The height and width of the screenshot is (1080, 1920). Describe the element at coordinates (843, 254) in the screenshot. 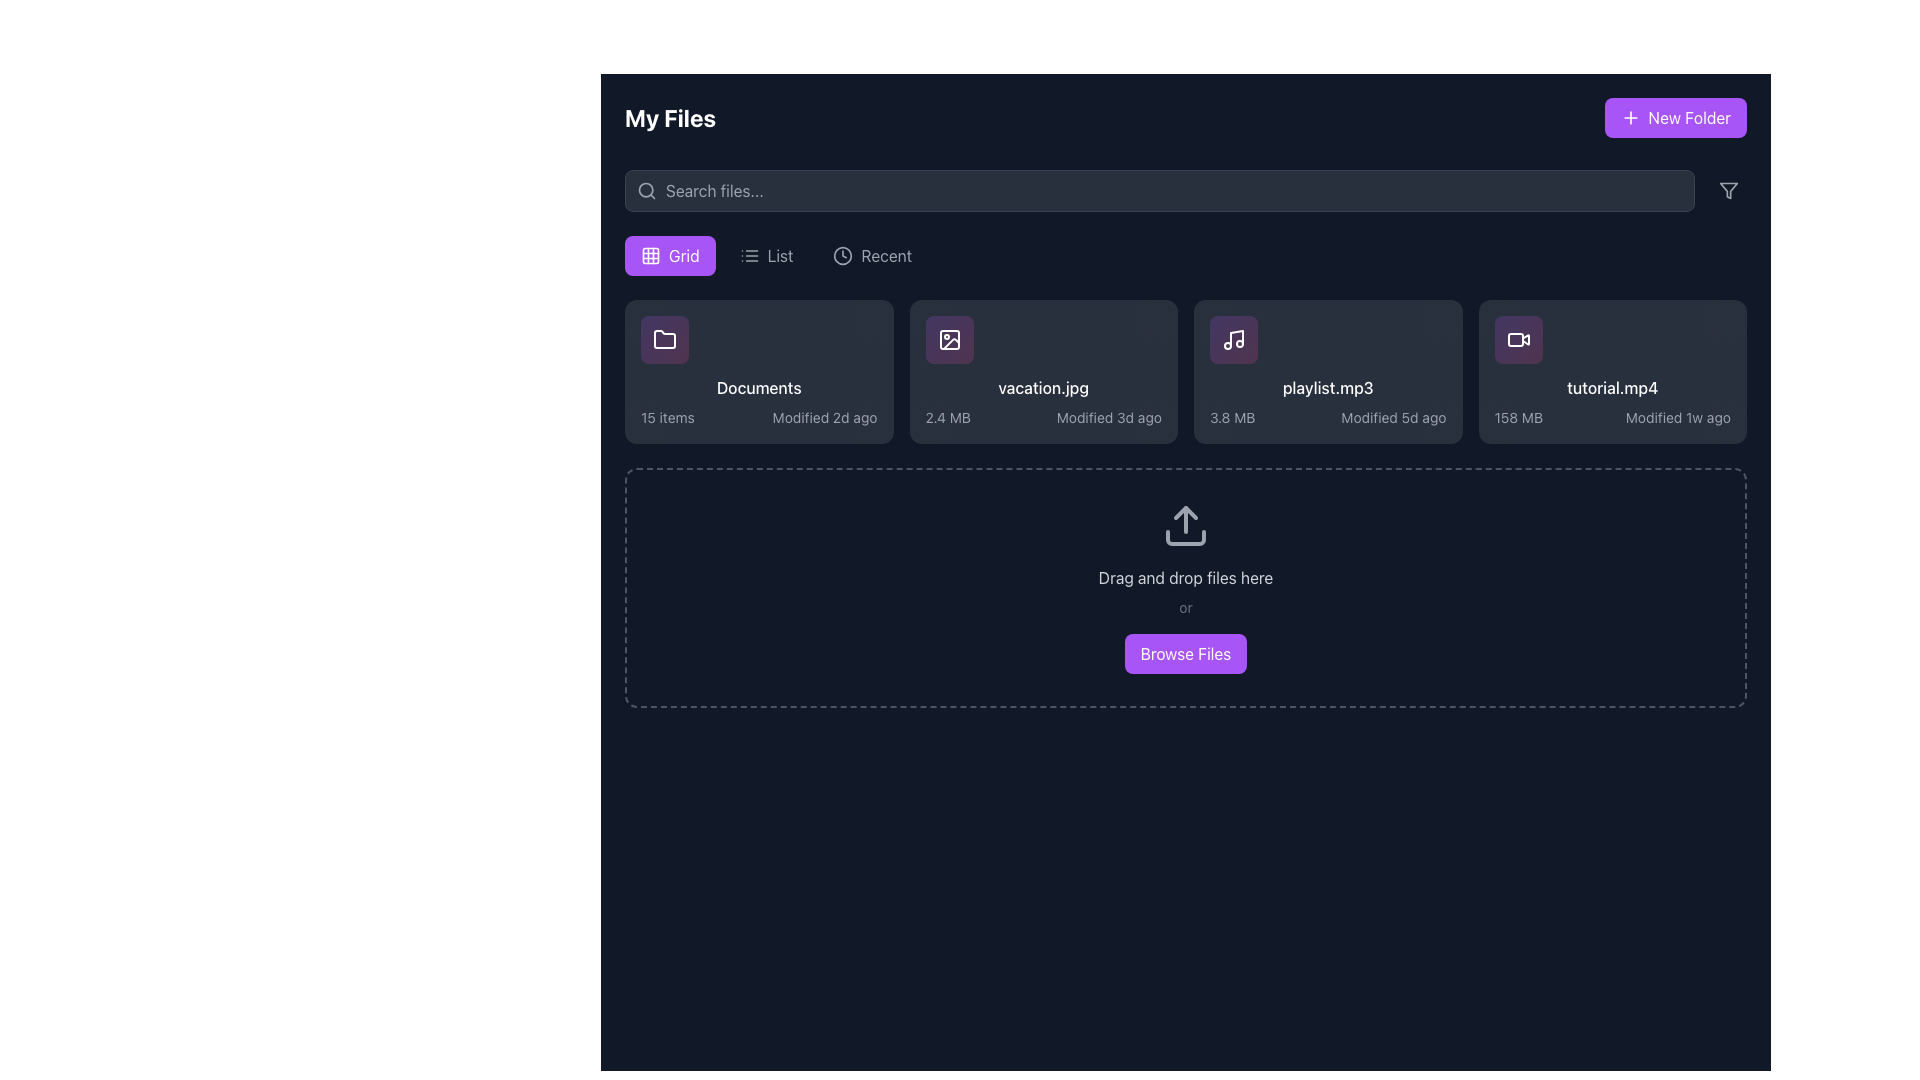

I see `the 'Recent' icon located in the top navigation bar, which represents the 'Recent' section of the interface and precedes the text label 'Recent'` at that location.